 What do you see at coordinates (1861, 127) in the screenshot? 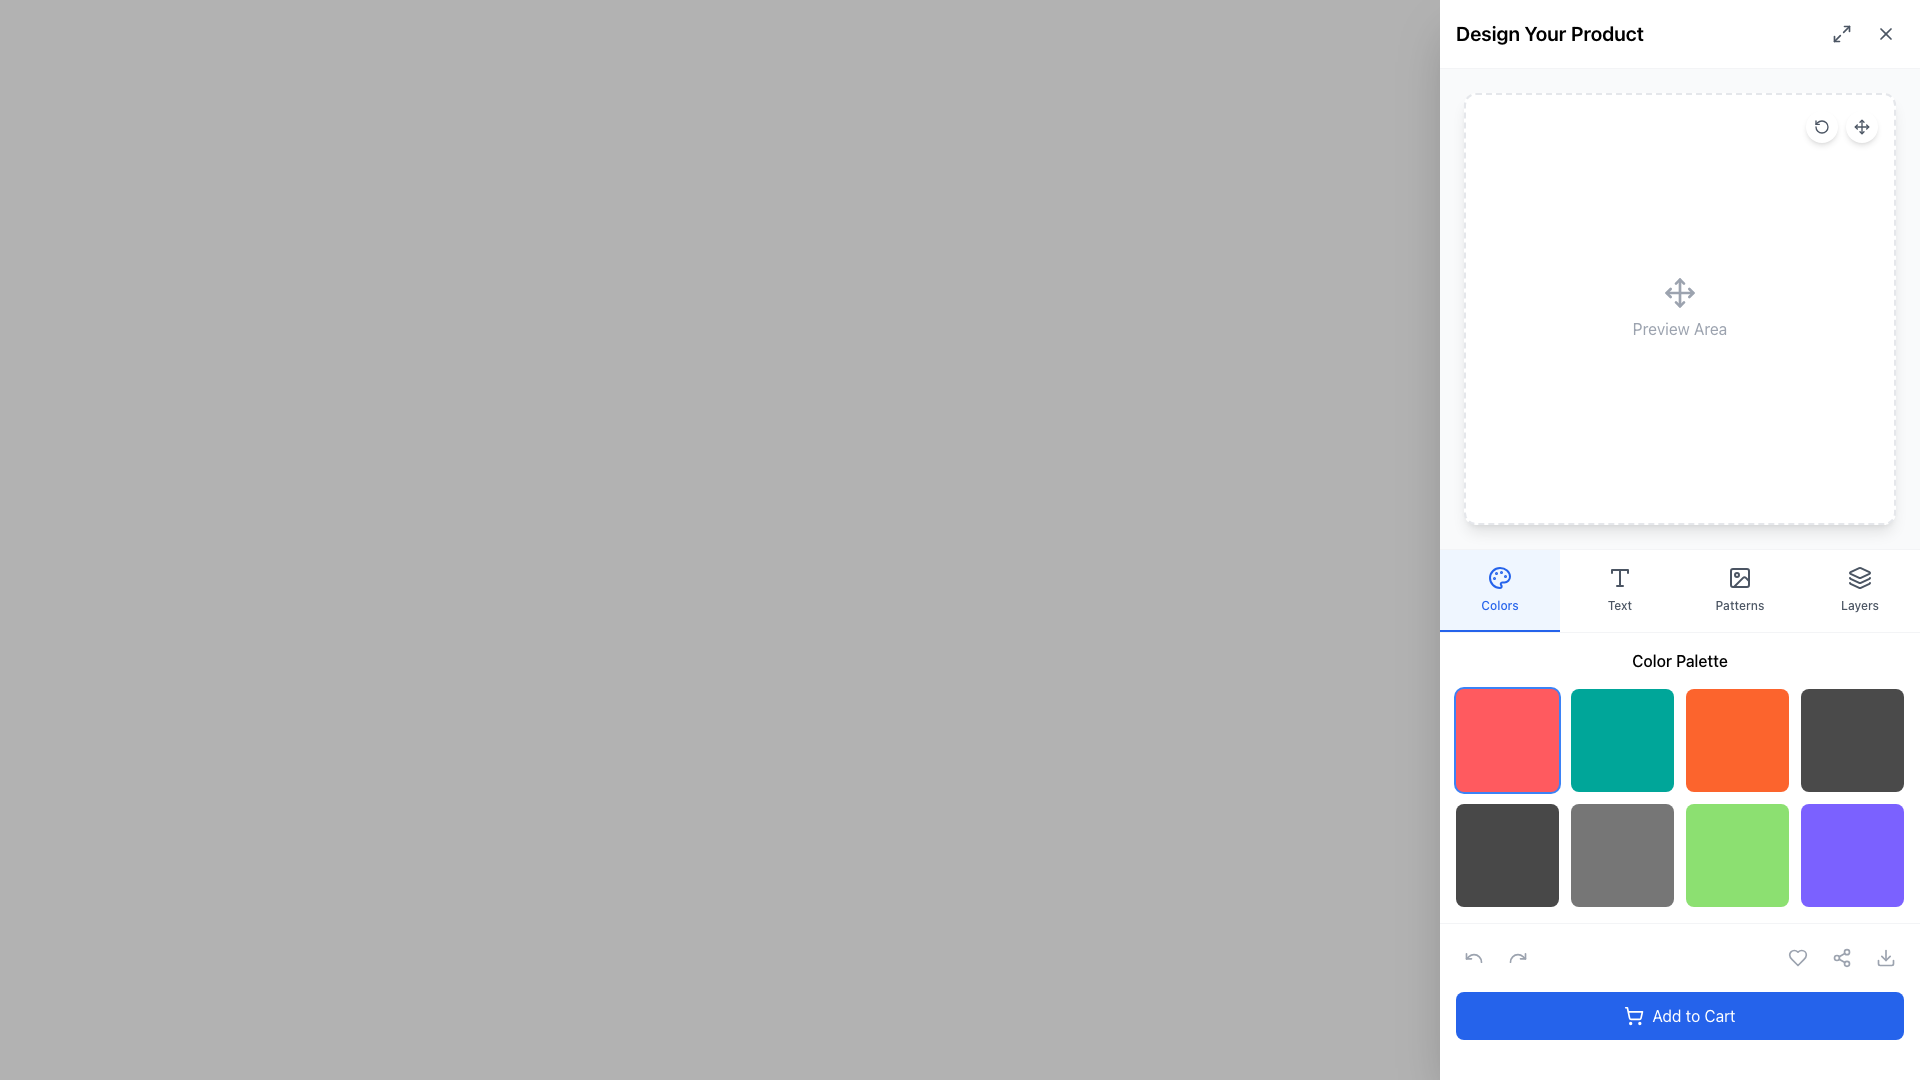
I see `the circular button with a white background and gray arrows icon in the top-right corner` at bounding box center [1861, 127].